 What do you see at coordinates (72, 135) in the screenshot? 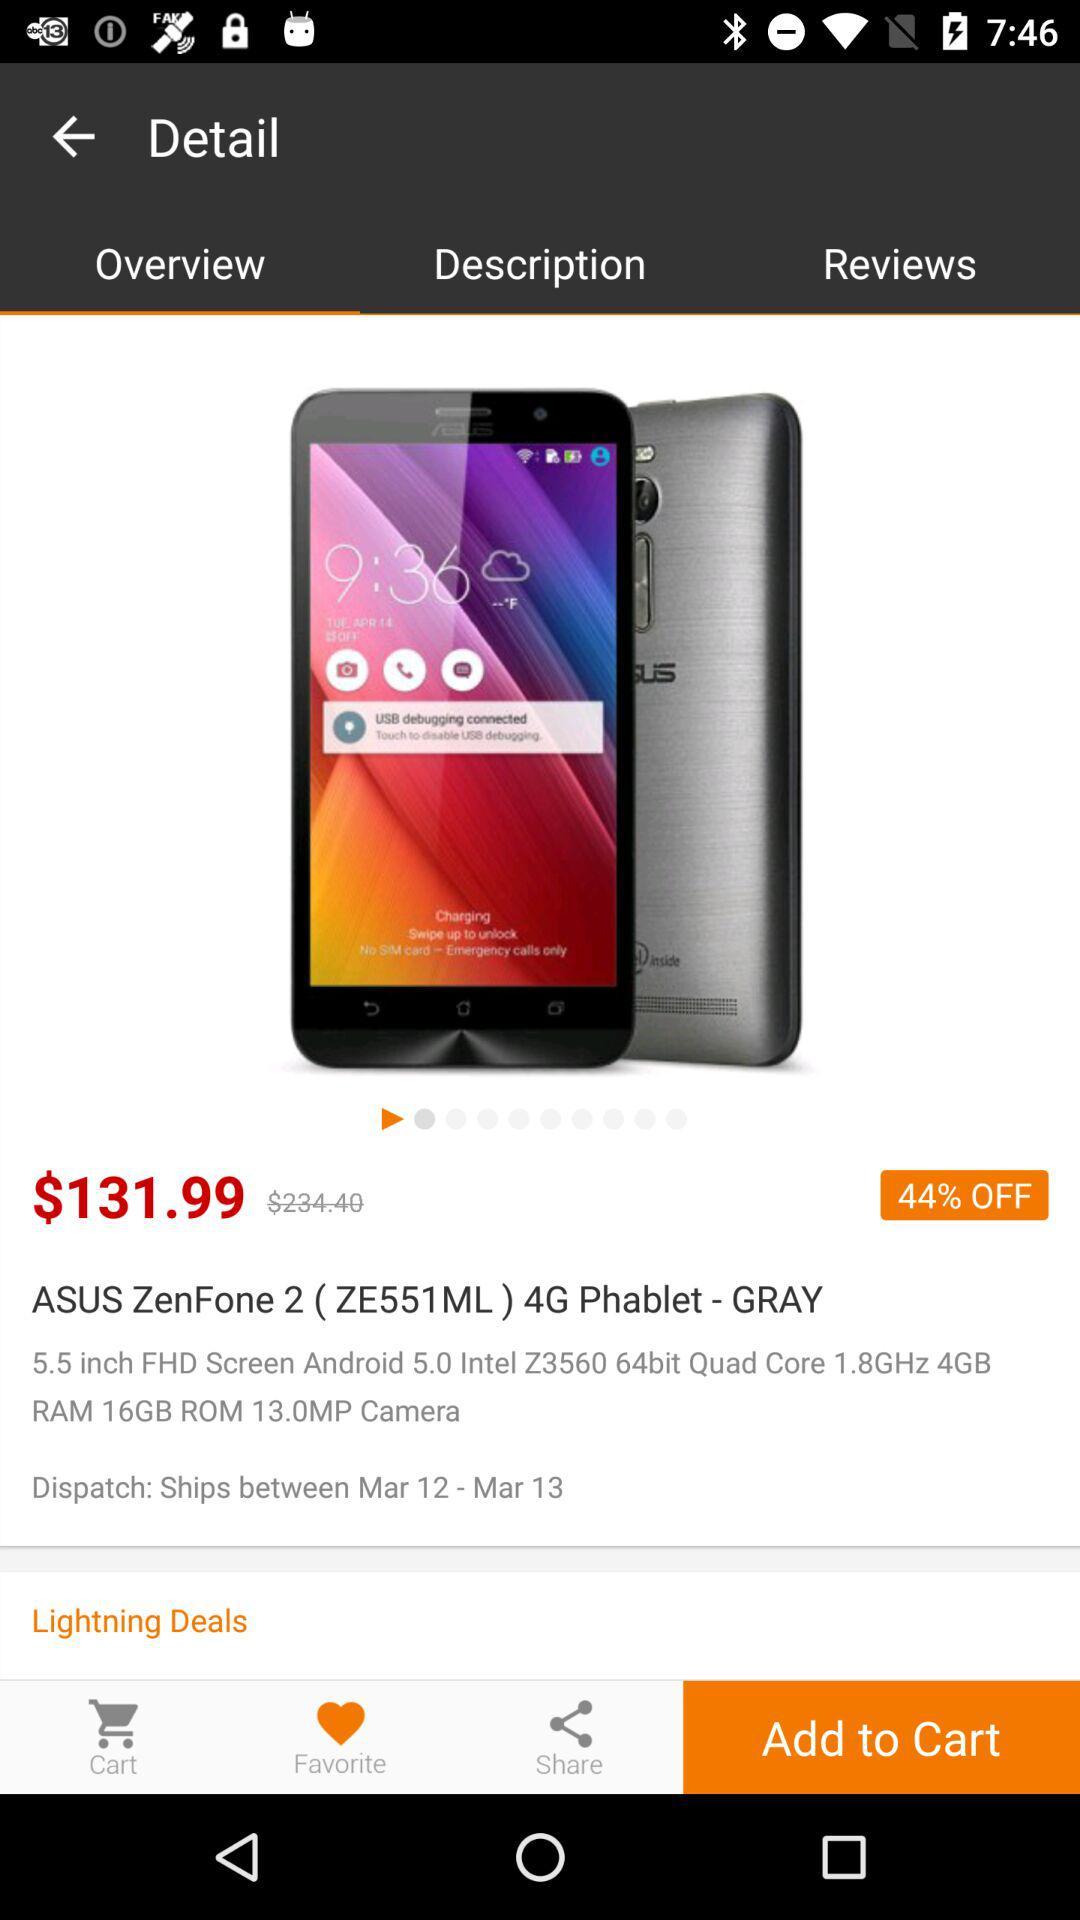
I see `the item next to the detail` at bounding box center [72, 135].